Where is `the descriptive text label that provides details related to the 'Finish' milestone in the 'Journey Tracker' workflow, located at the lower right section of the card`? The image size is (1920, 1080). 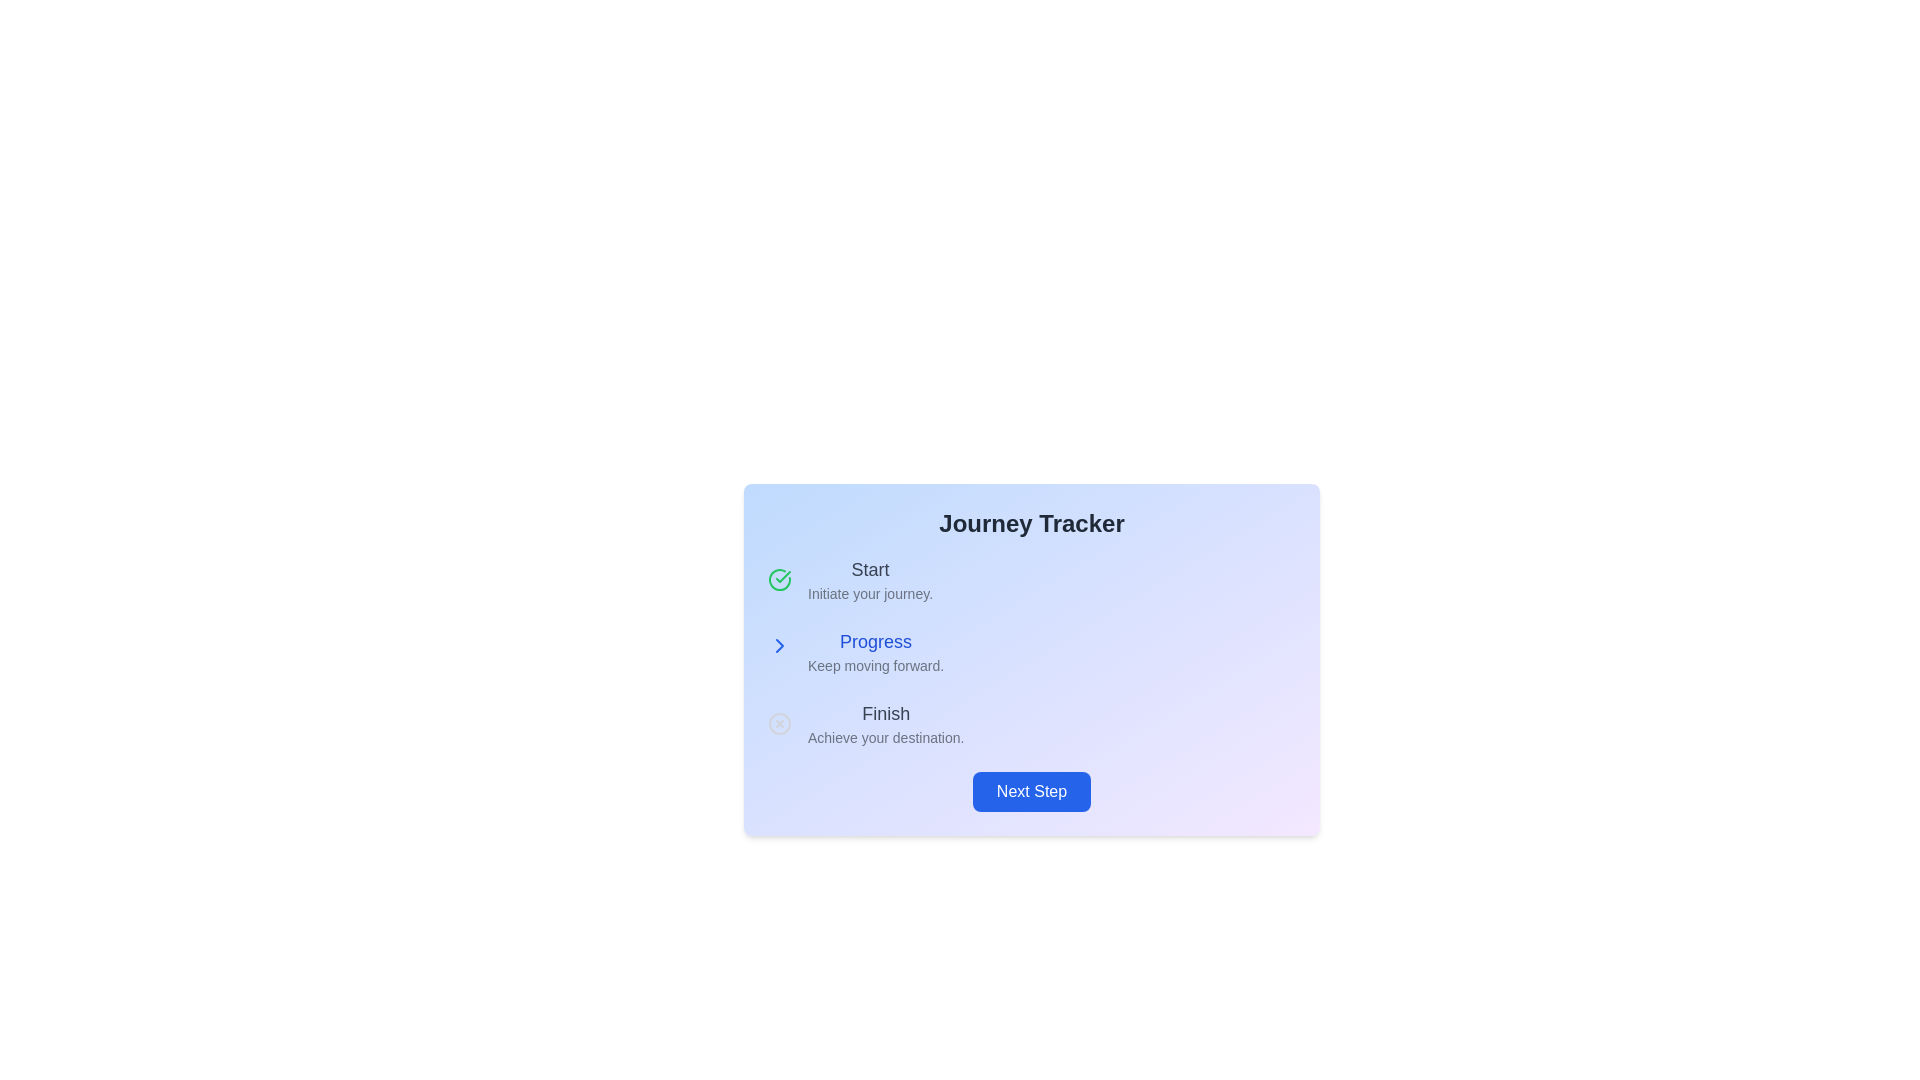
the descriptive text label that provides details related to the 'Finish' milestone in the 'Journey Tracker' workflow, located at the lower right section of the card is located at coordinates (885, 737).